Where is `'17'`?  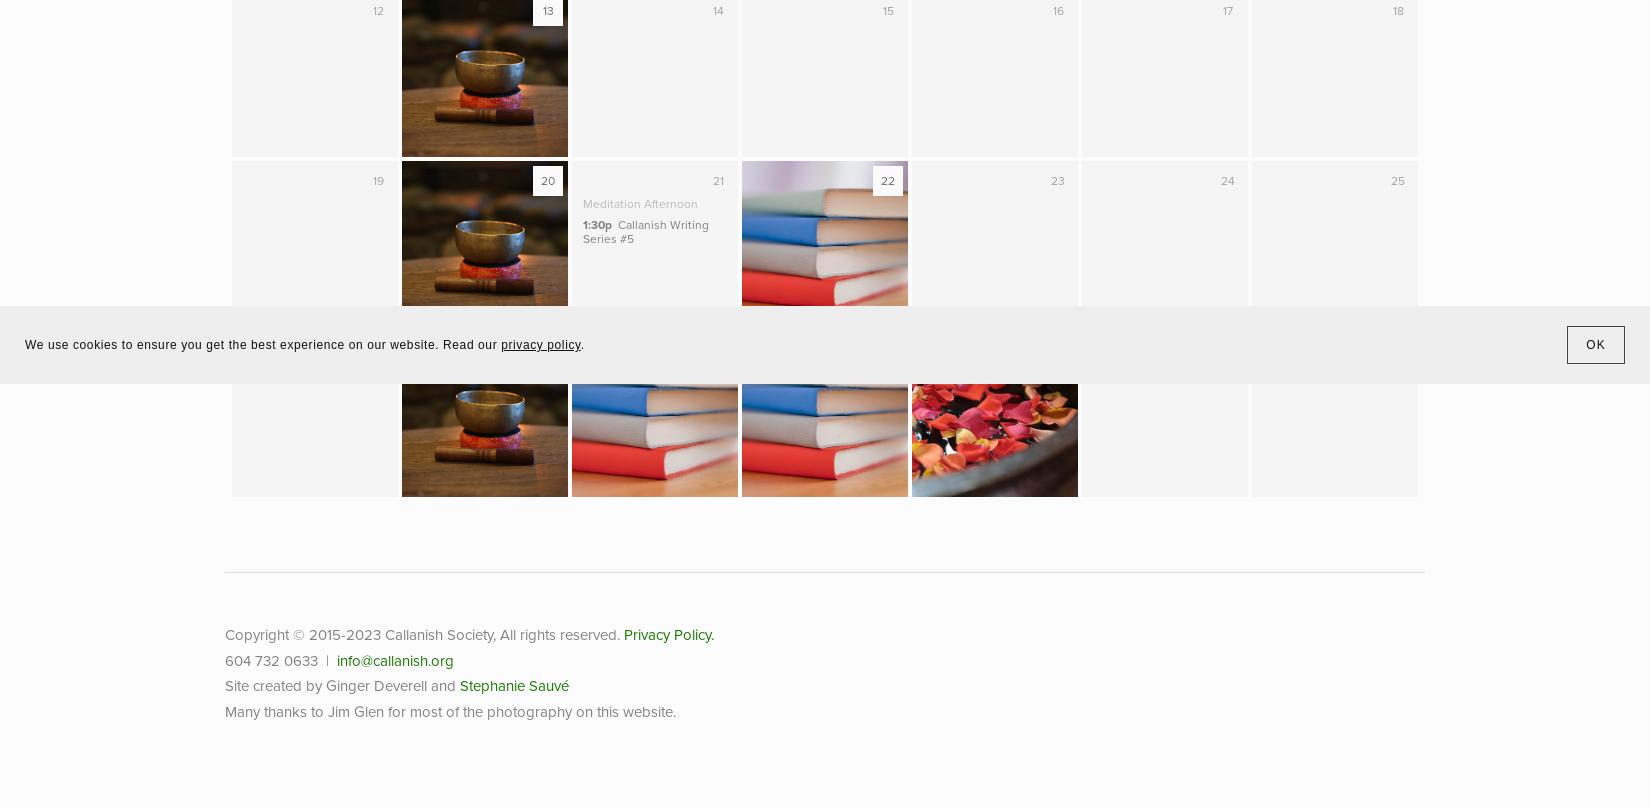 '17' is located at coordinates (1222, 10).